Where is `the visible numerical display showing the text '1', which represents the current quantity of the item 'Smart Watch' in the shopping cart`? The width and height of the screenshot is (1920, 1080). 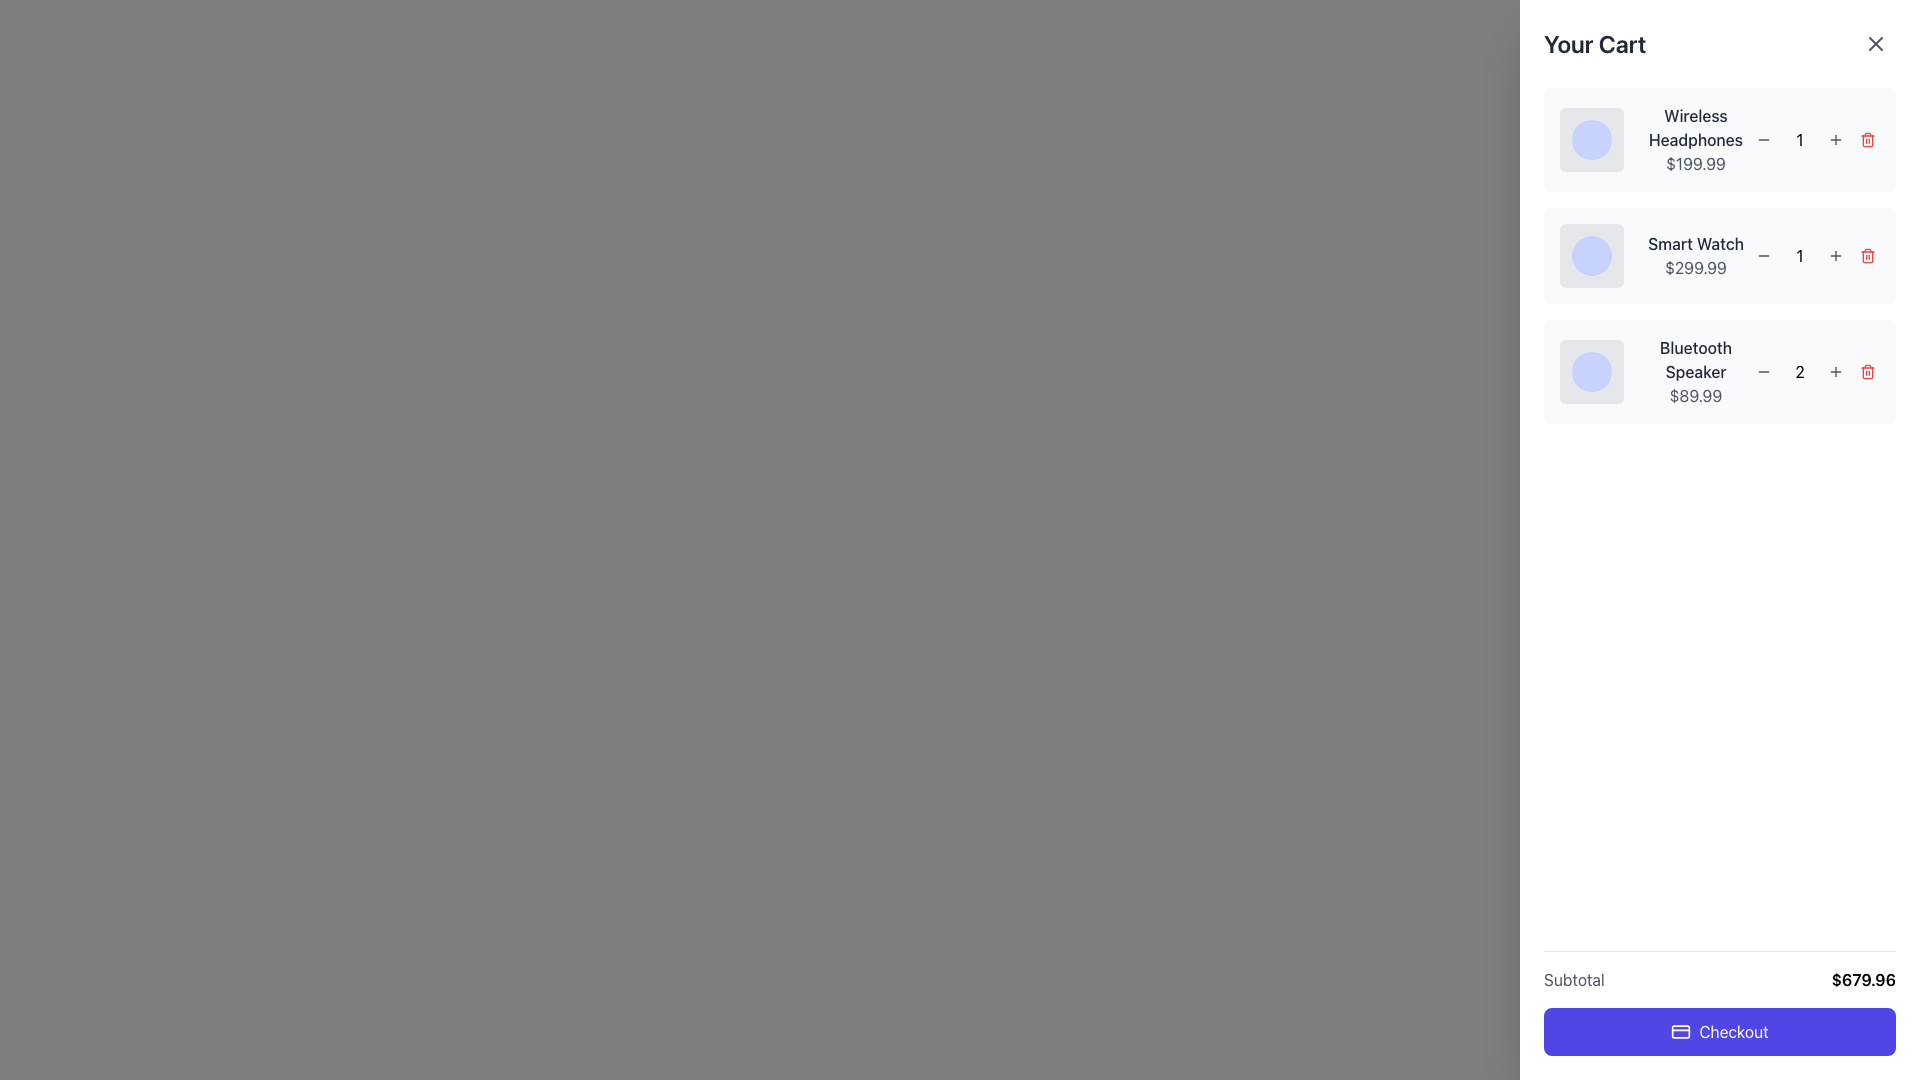
the visible numerical display showing the text '1', which represents the current quantity of the item 'Smart Watch' in the shopping cart is located at coordinates (1800, 254).